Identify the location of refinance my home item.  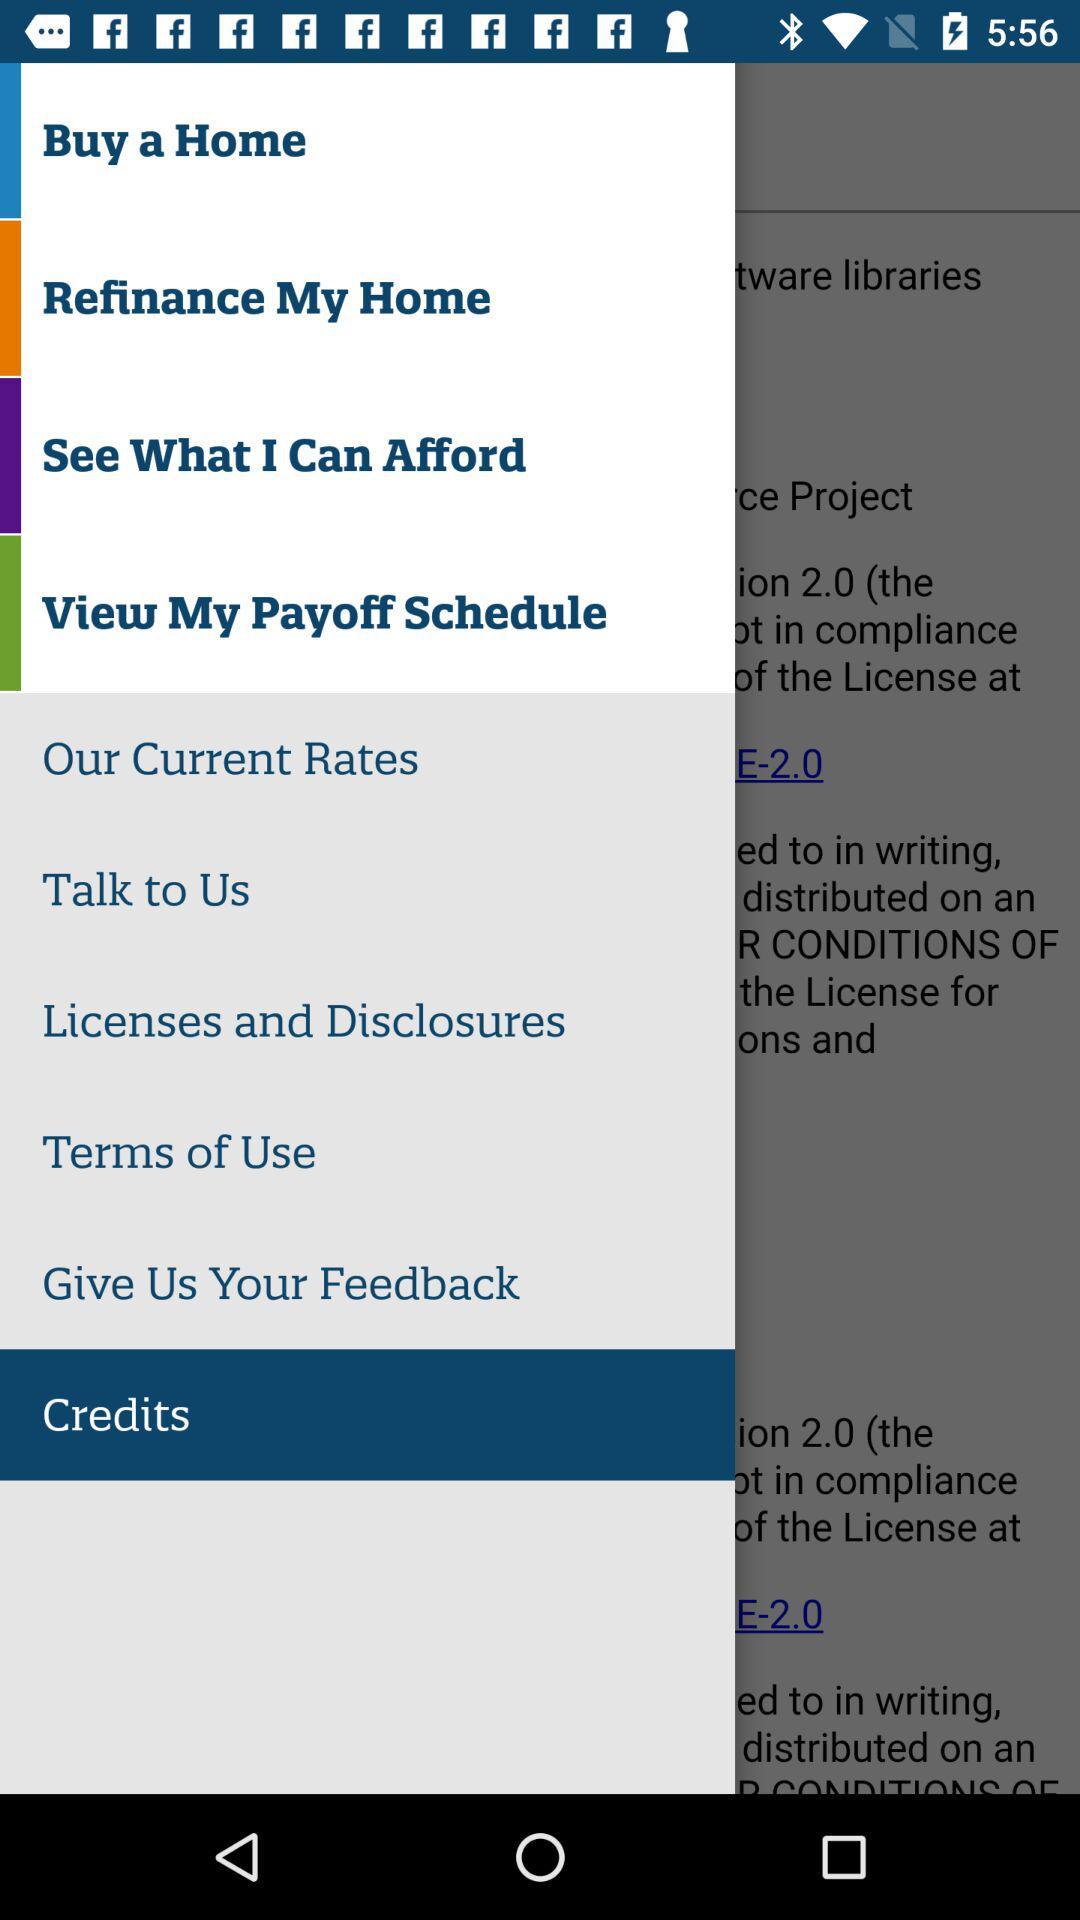
(388, 297).